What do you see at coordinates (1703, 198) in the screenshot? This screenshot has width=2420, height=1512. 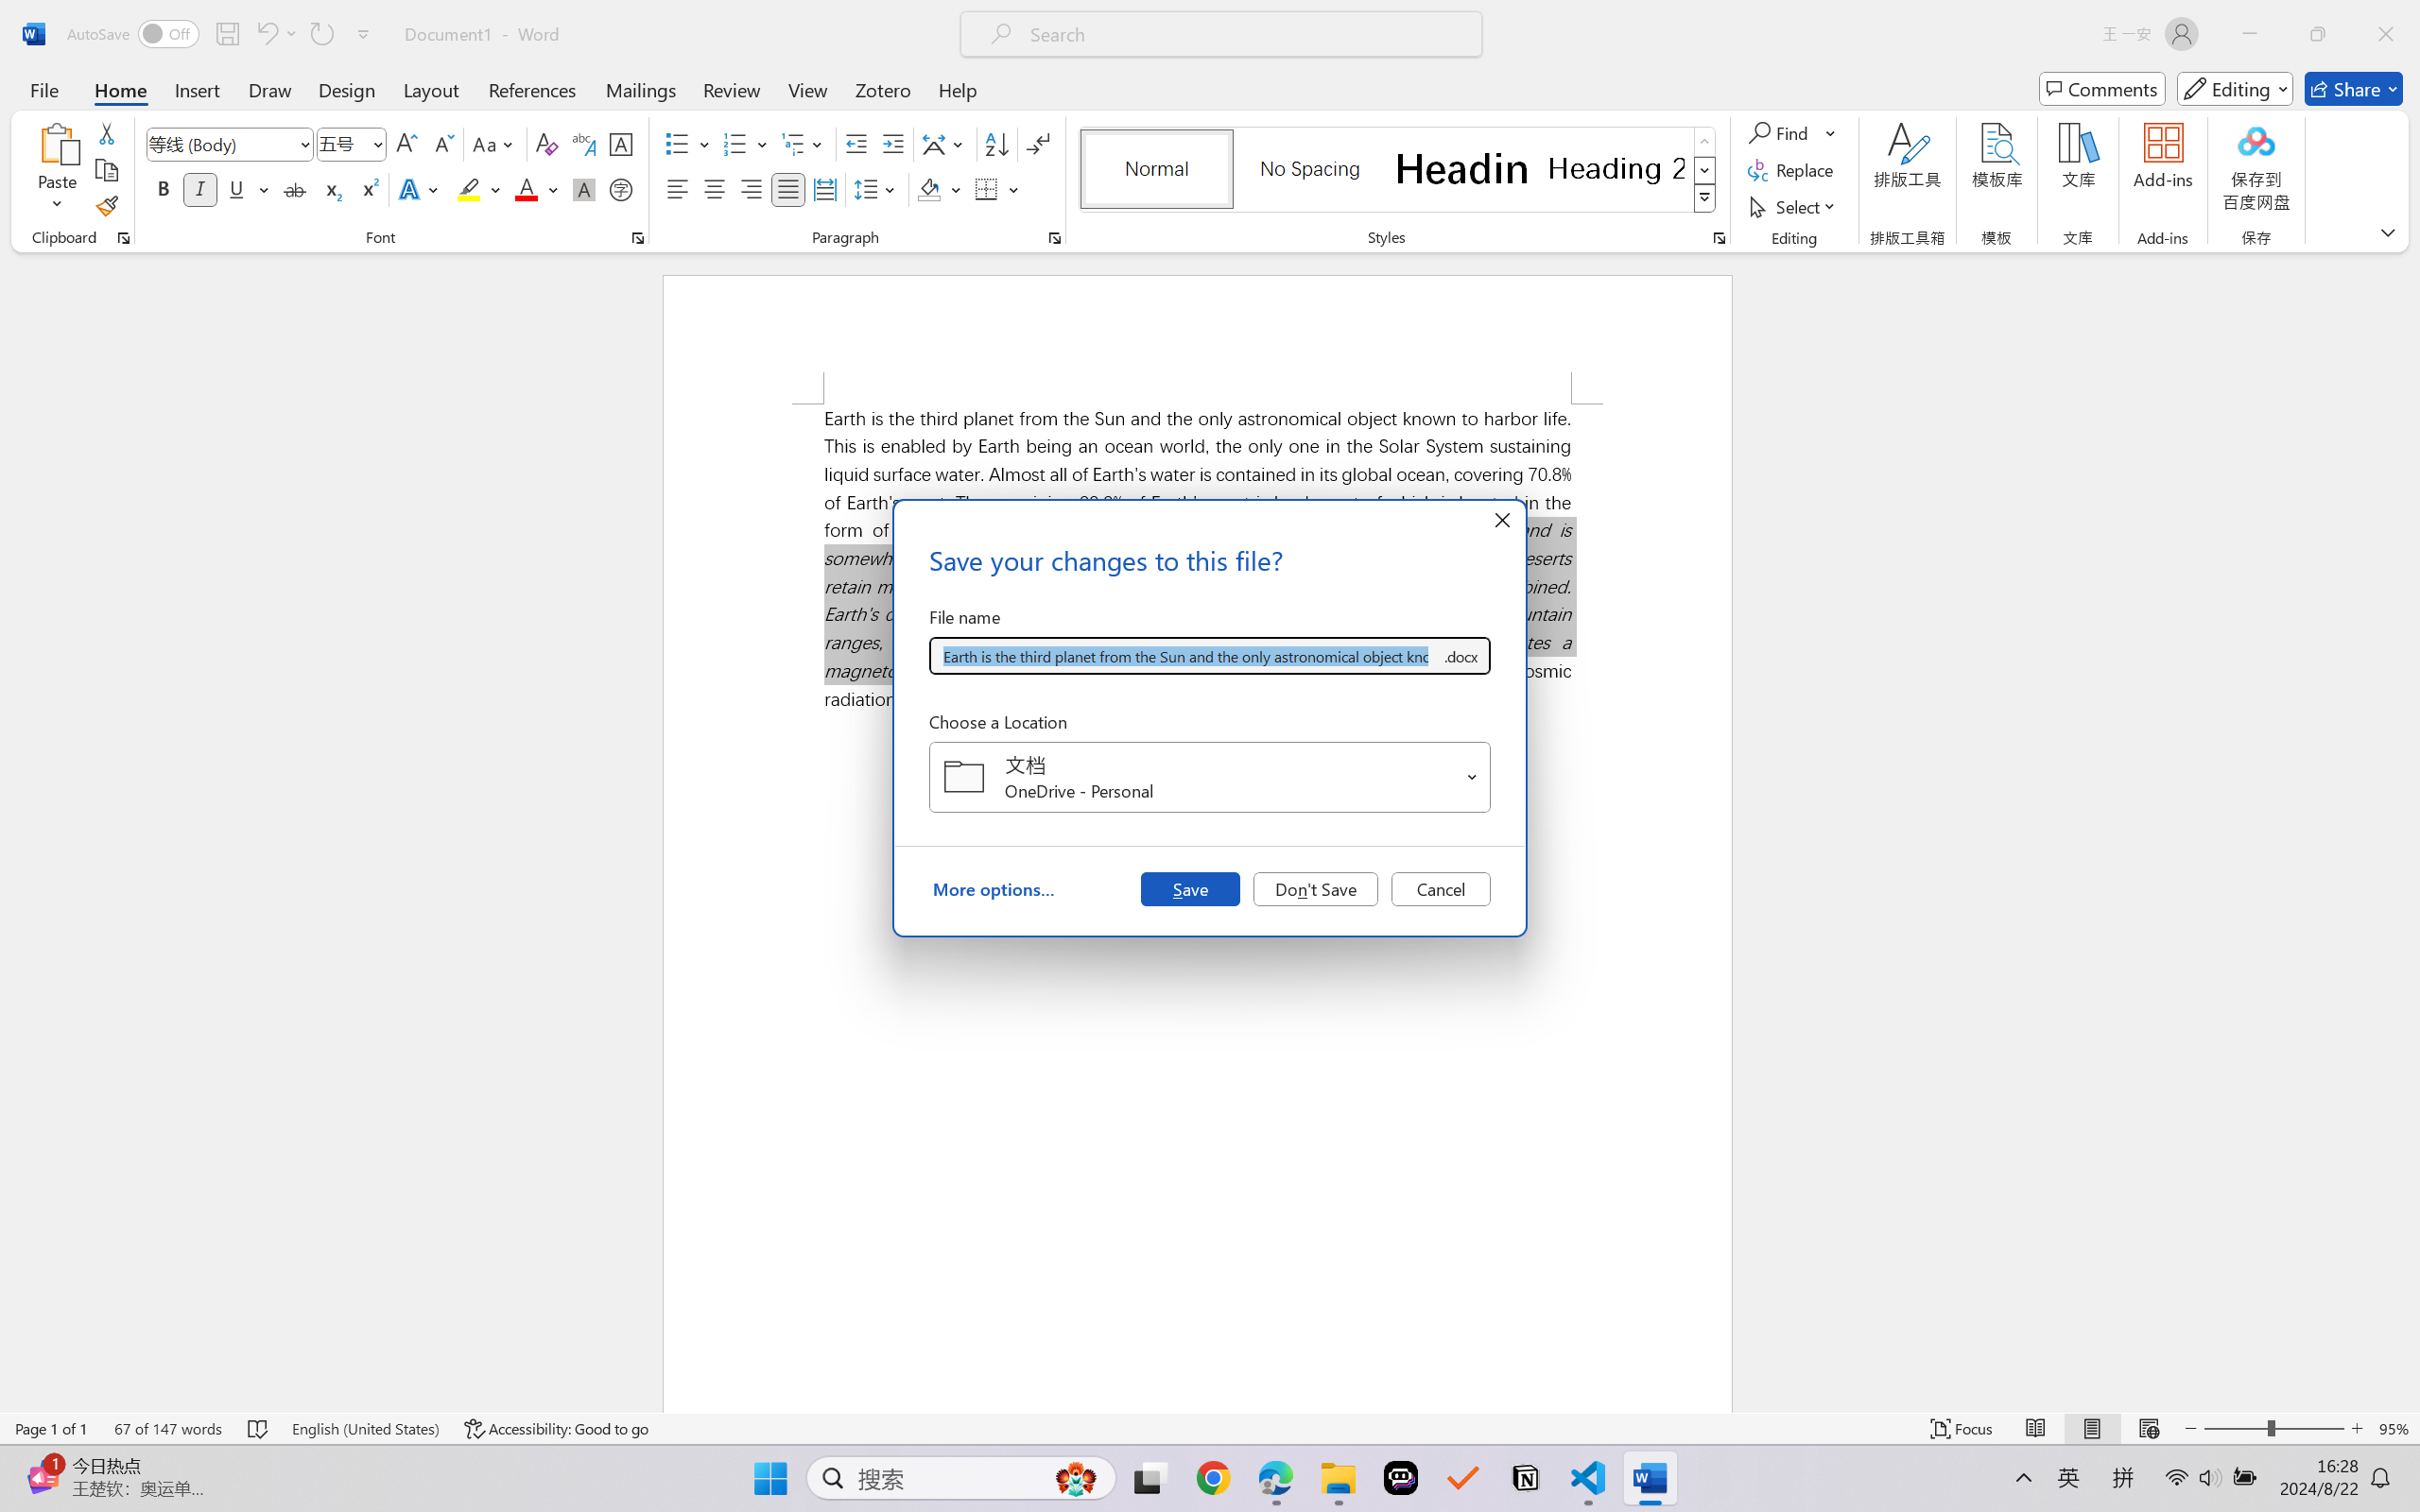 I see `'Styles'` at bounding box center [1703, 198].